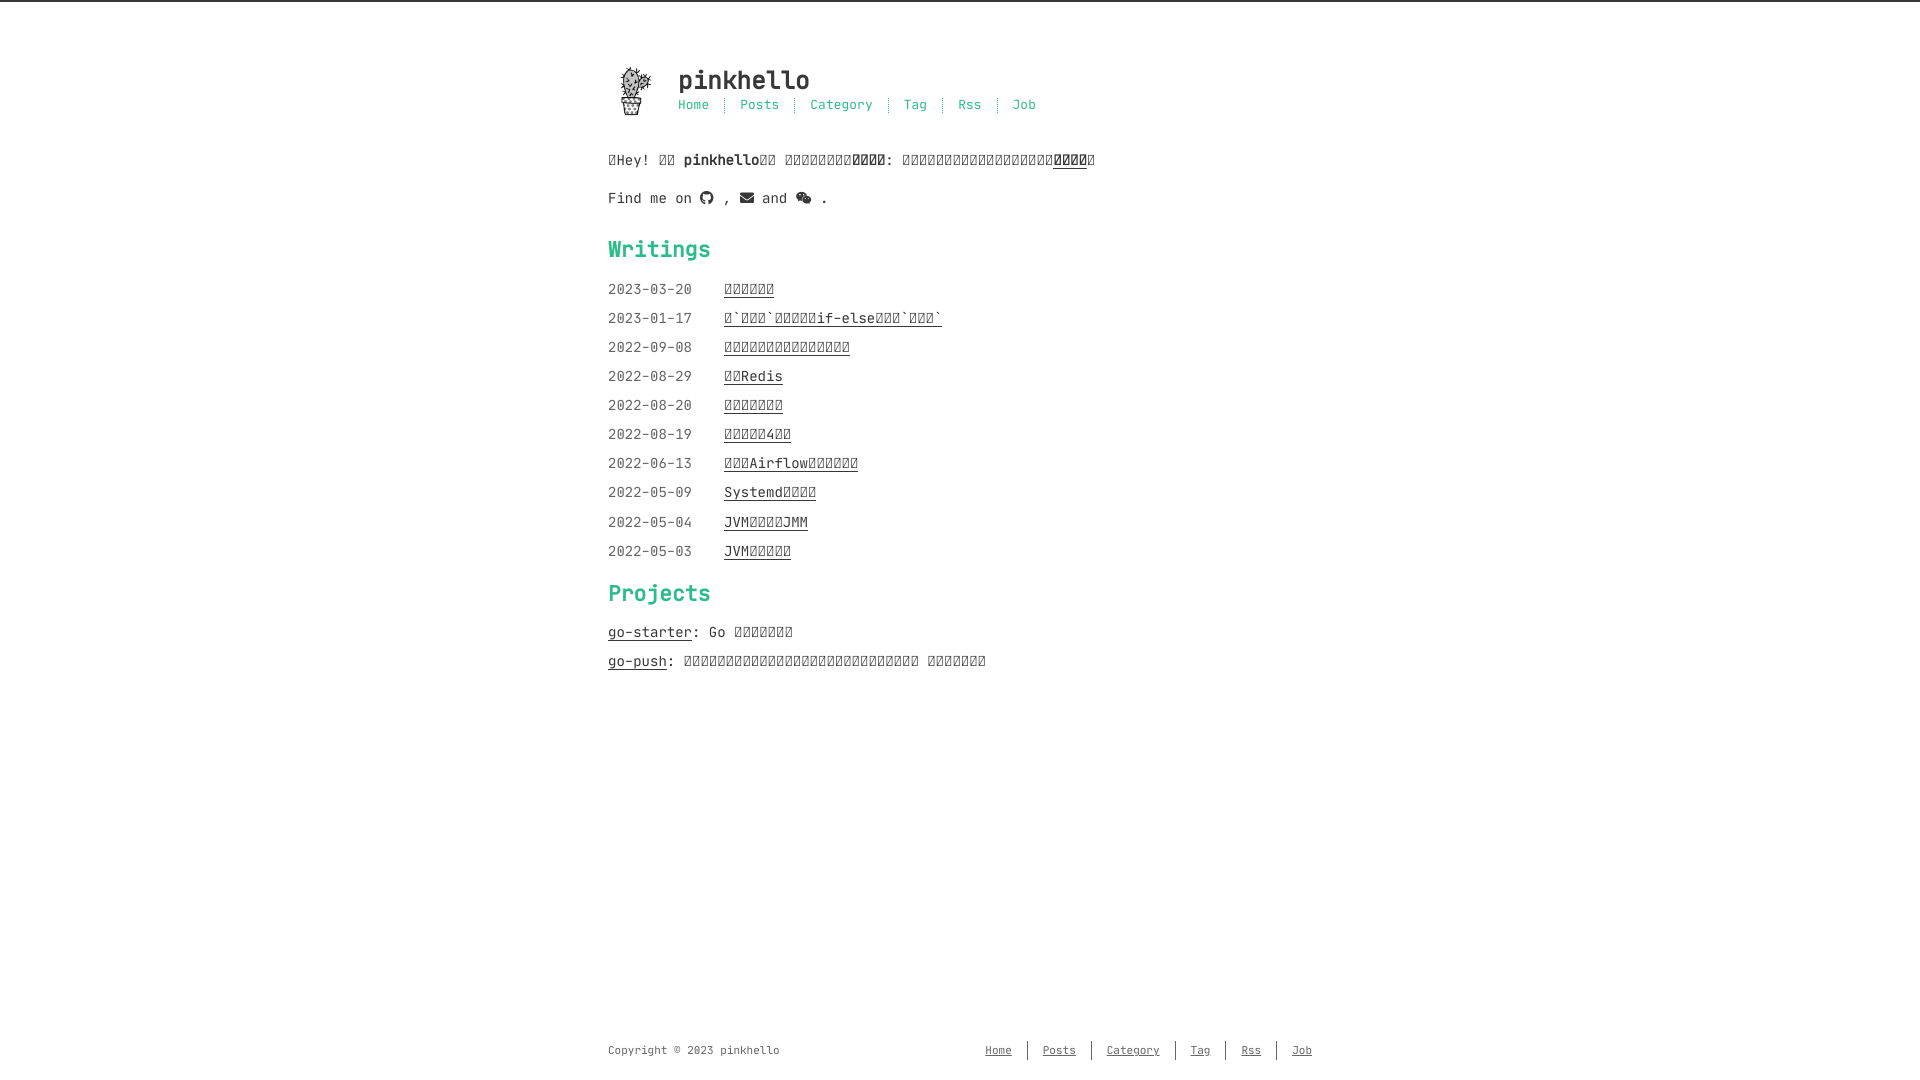  What do you see at coordinates (914, 105) in the screenshot?
I see `'Tag'` at bounding box center [914, 105].